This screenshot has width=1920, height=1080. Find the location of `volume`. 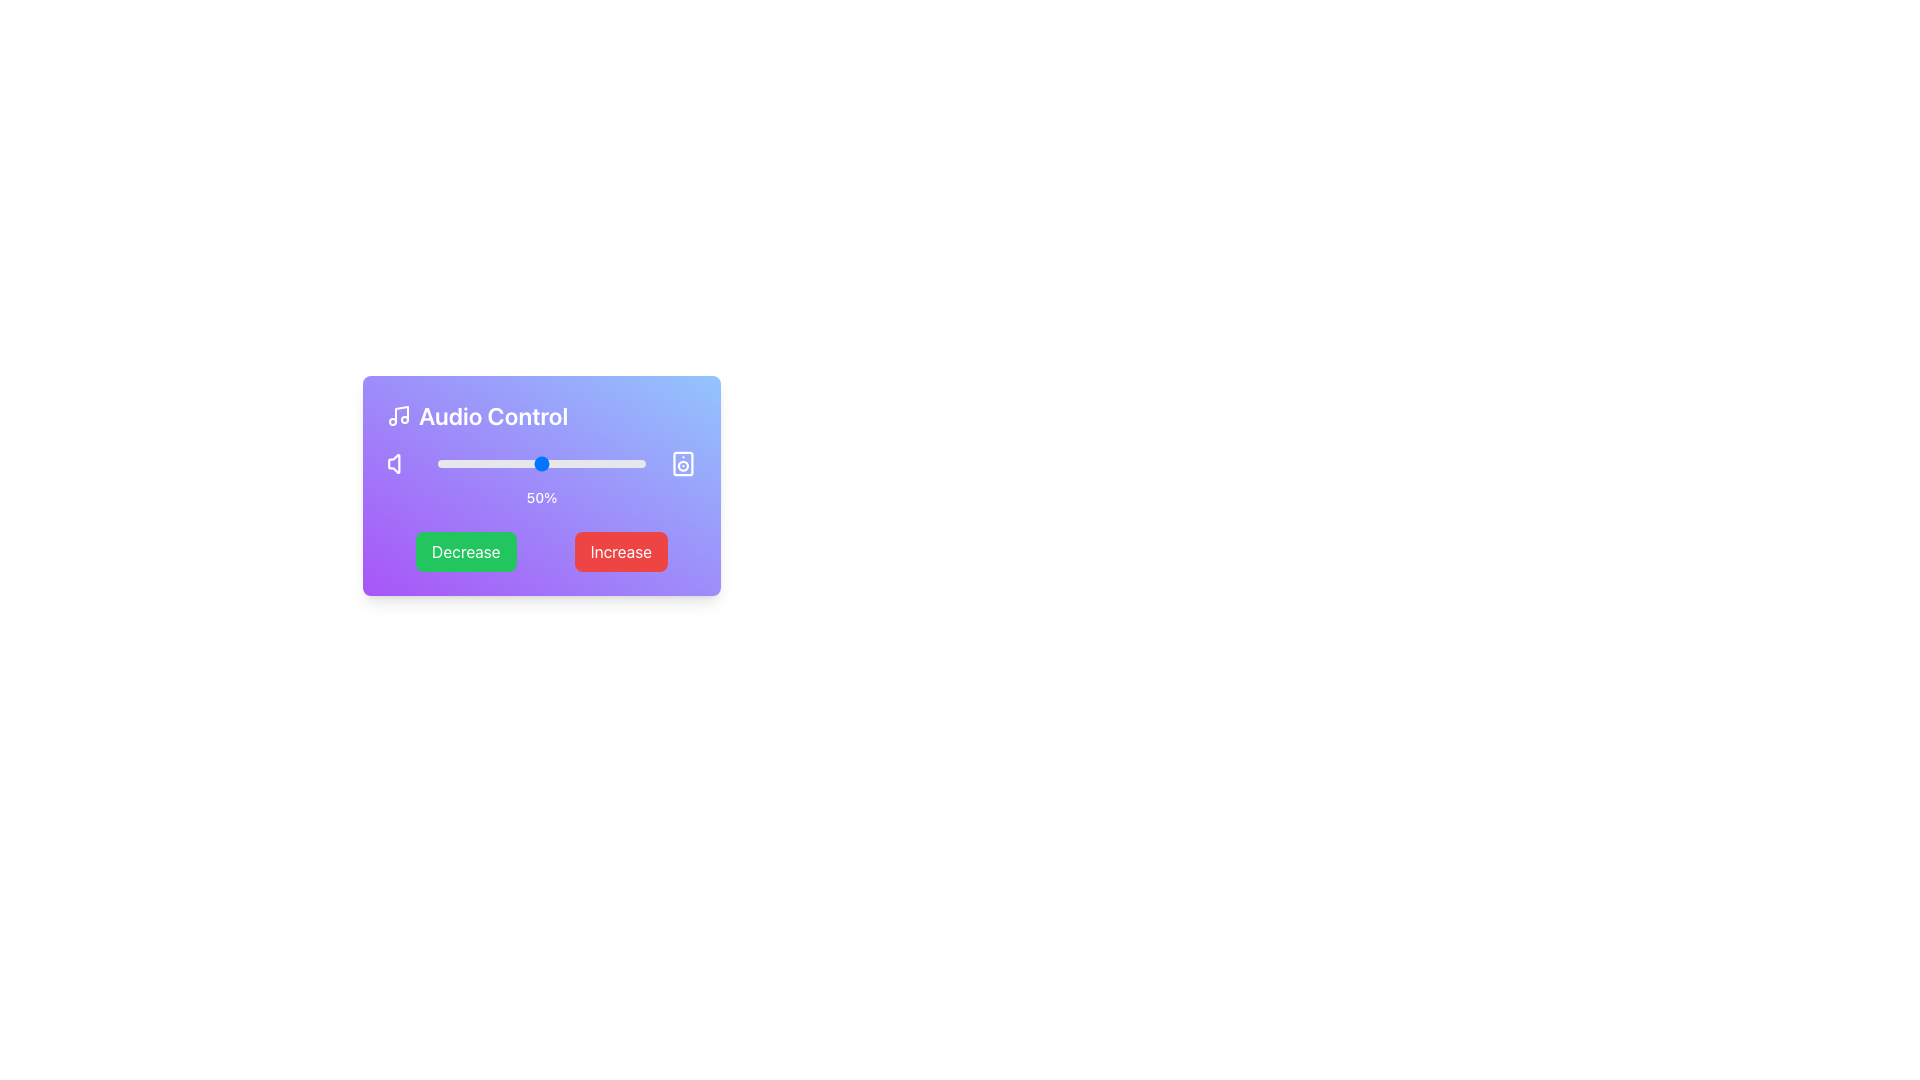

volume is located at coordinates (632, 463).